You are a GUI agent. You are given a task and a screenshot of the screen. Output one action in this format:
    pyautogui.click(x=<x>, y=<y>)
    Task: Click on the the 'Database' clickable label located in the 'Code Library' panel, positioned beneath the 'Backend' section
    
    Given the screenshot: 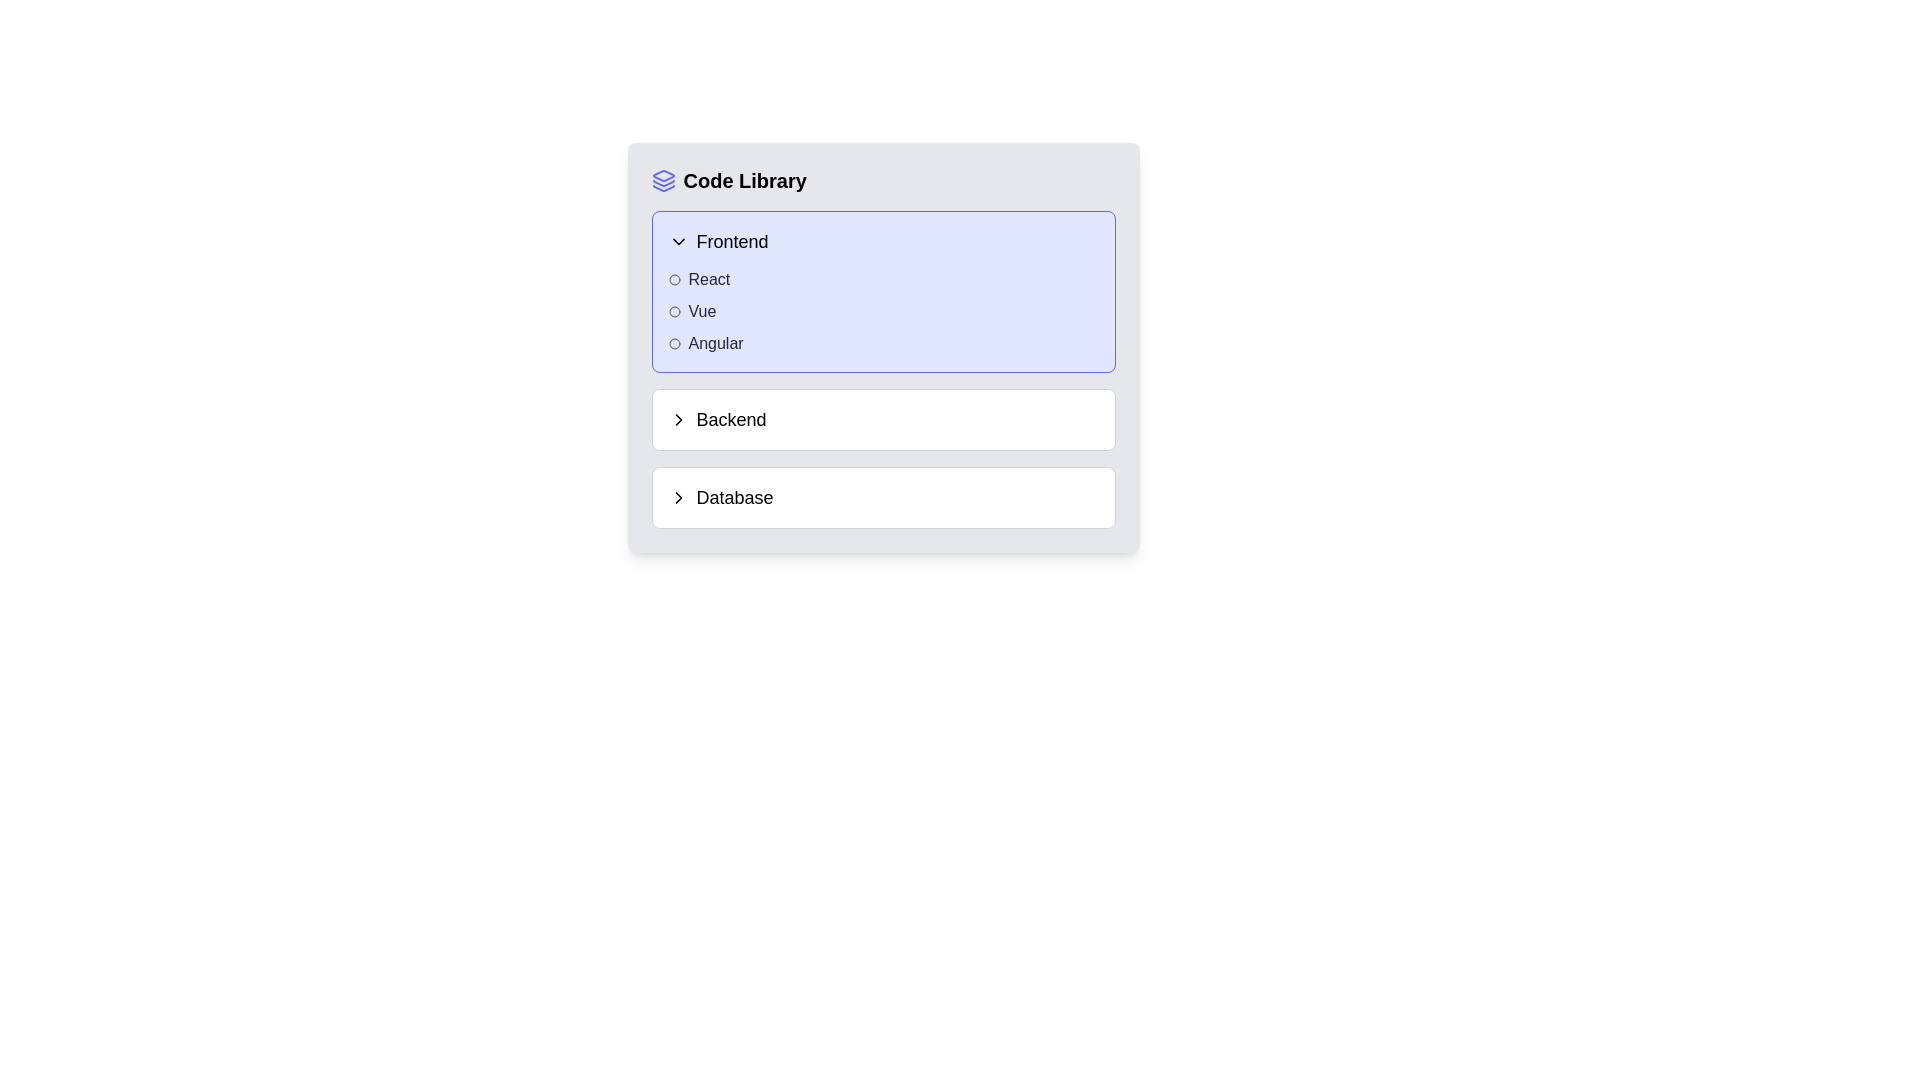 What is the action you would take?
    pyautogui.click(x=733, y=496)
    